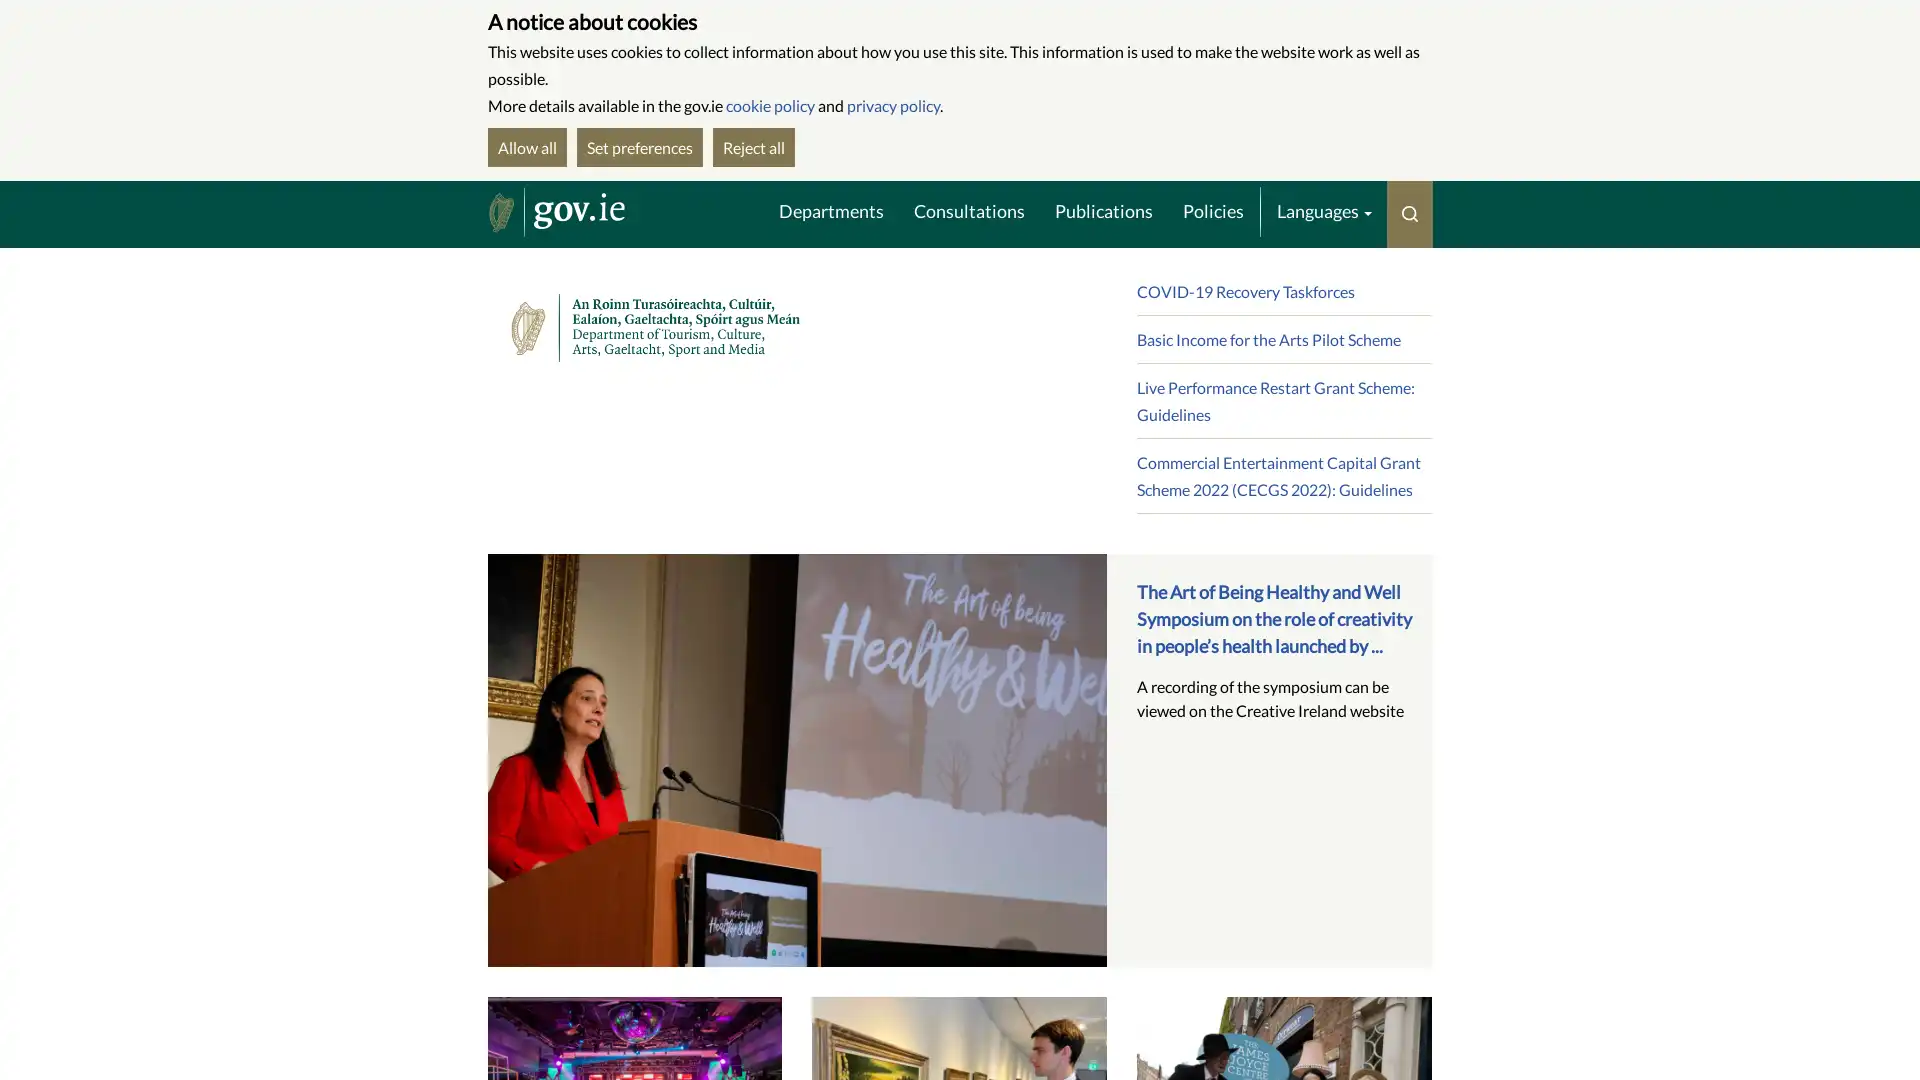  Describe the element at coordinates (1408, 211) in the screenshot. I see `Toggle search menu` at that location.